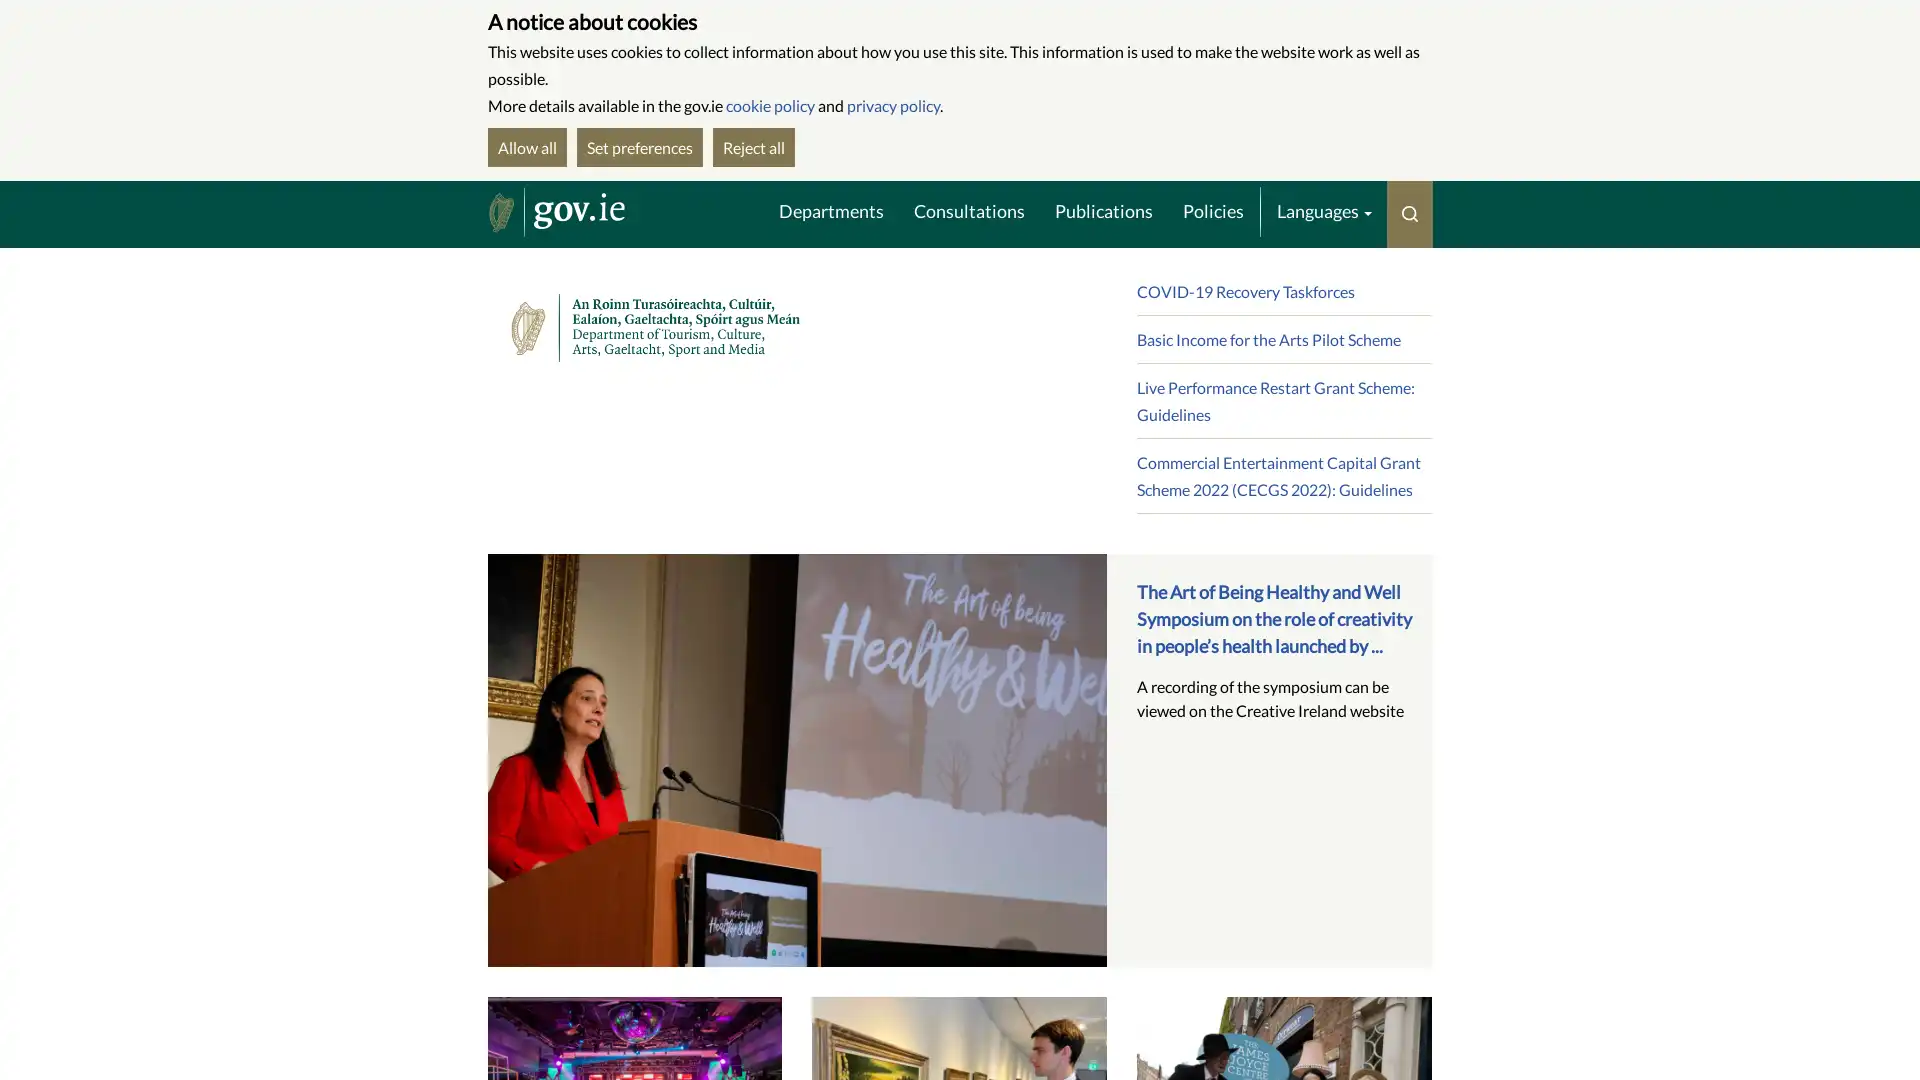  Describe the element at coordinates (1408, 211) in the screenshot. I see `Toggle search menu` at that location.